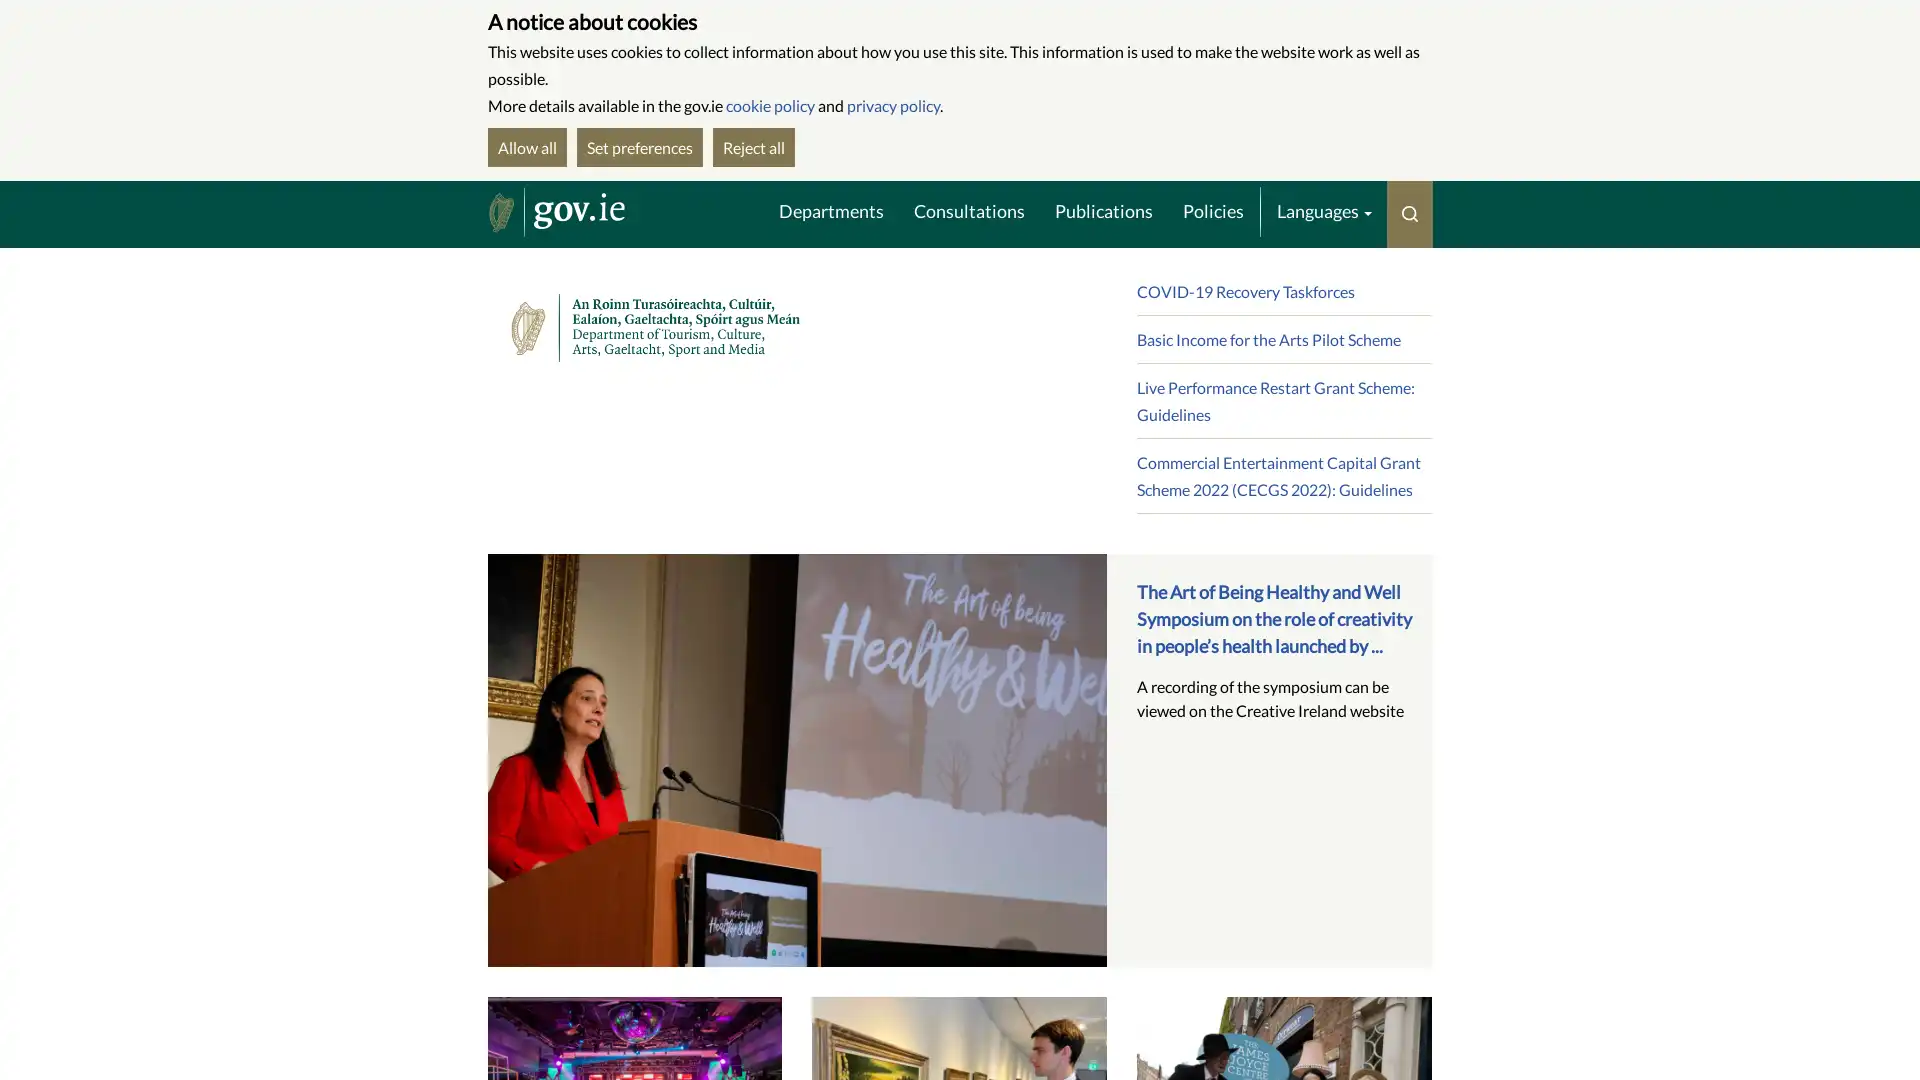  Describe the element at coordinates (1408, 211) in the screenshot. I see `Toggle search menu` at that location.